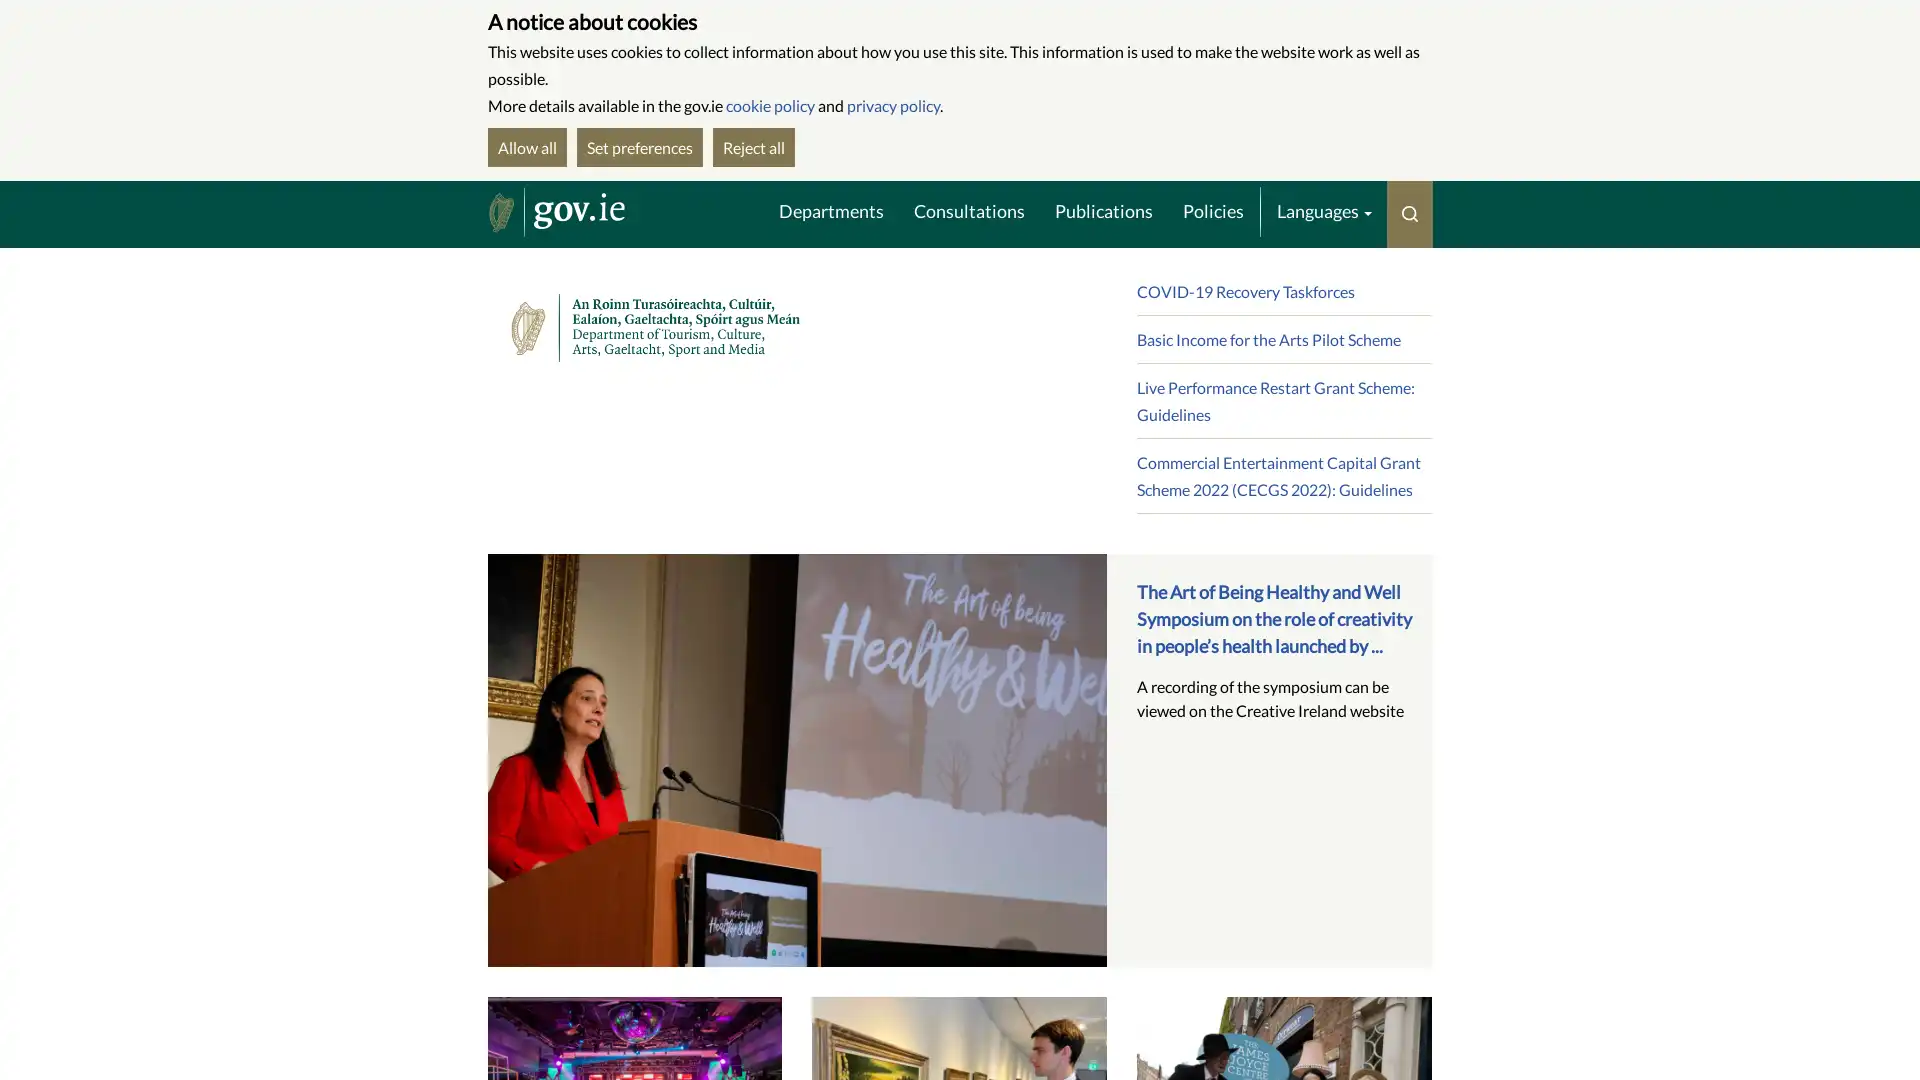  Describe the element at coordinates (1408, 211) in the screenshot. I see `Toggle search menu` at that location.